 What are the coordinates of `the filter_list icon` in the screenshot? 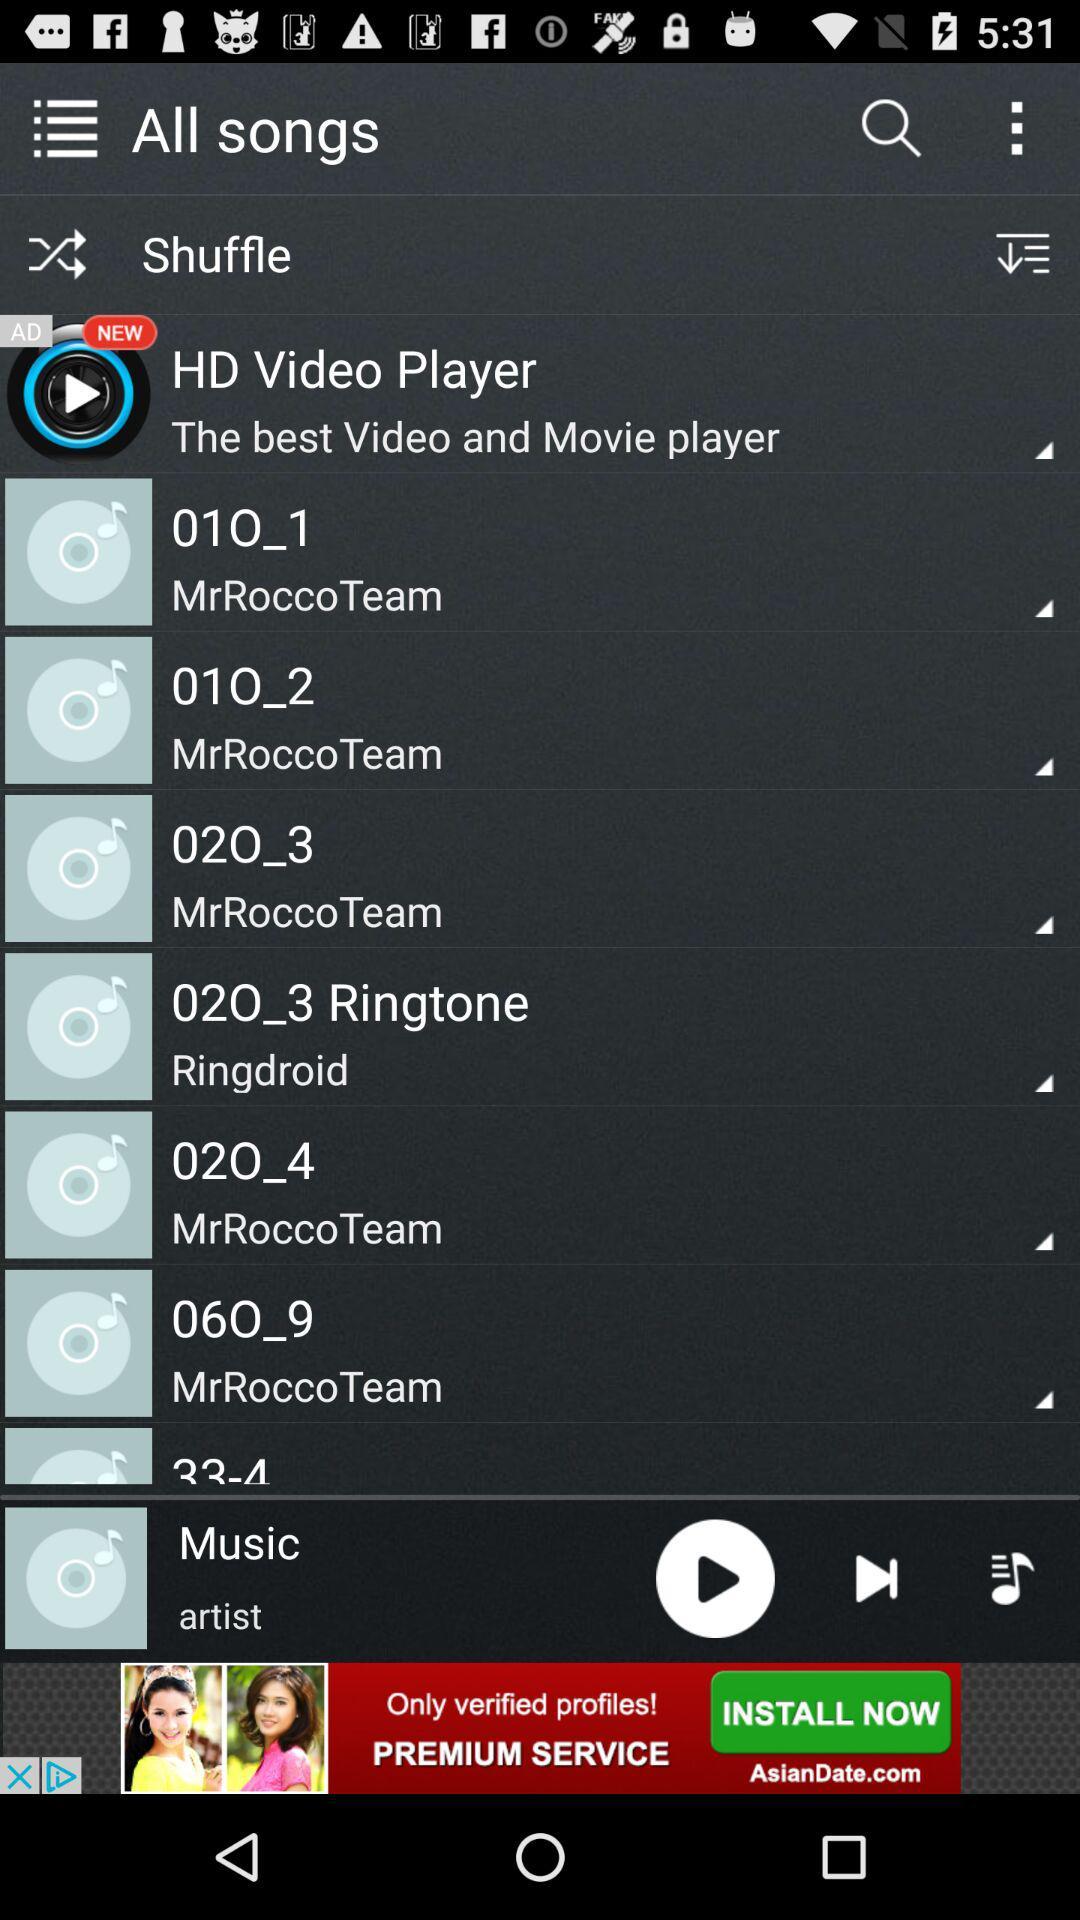 It's located at (1022, 270).